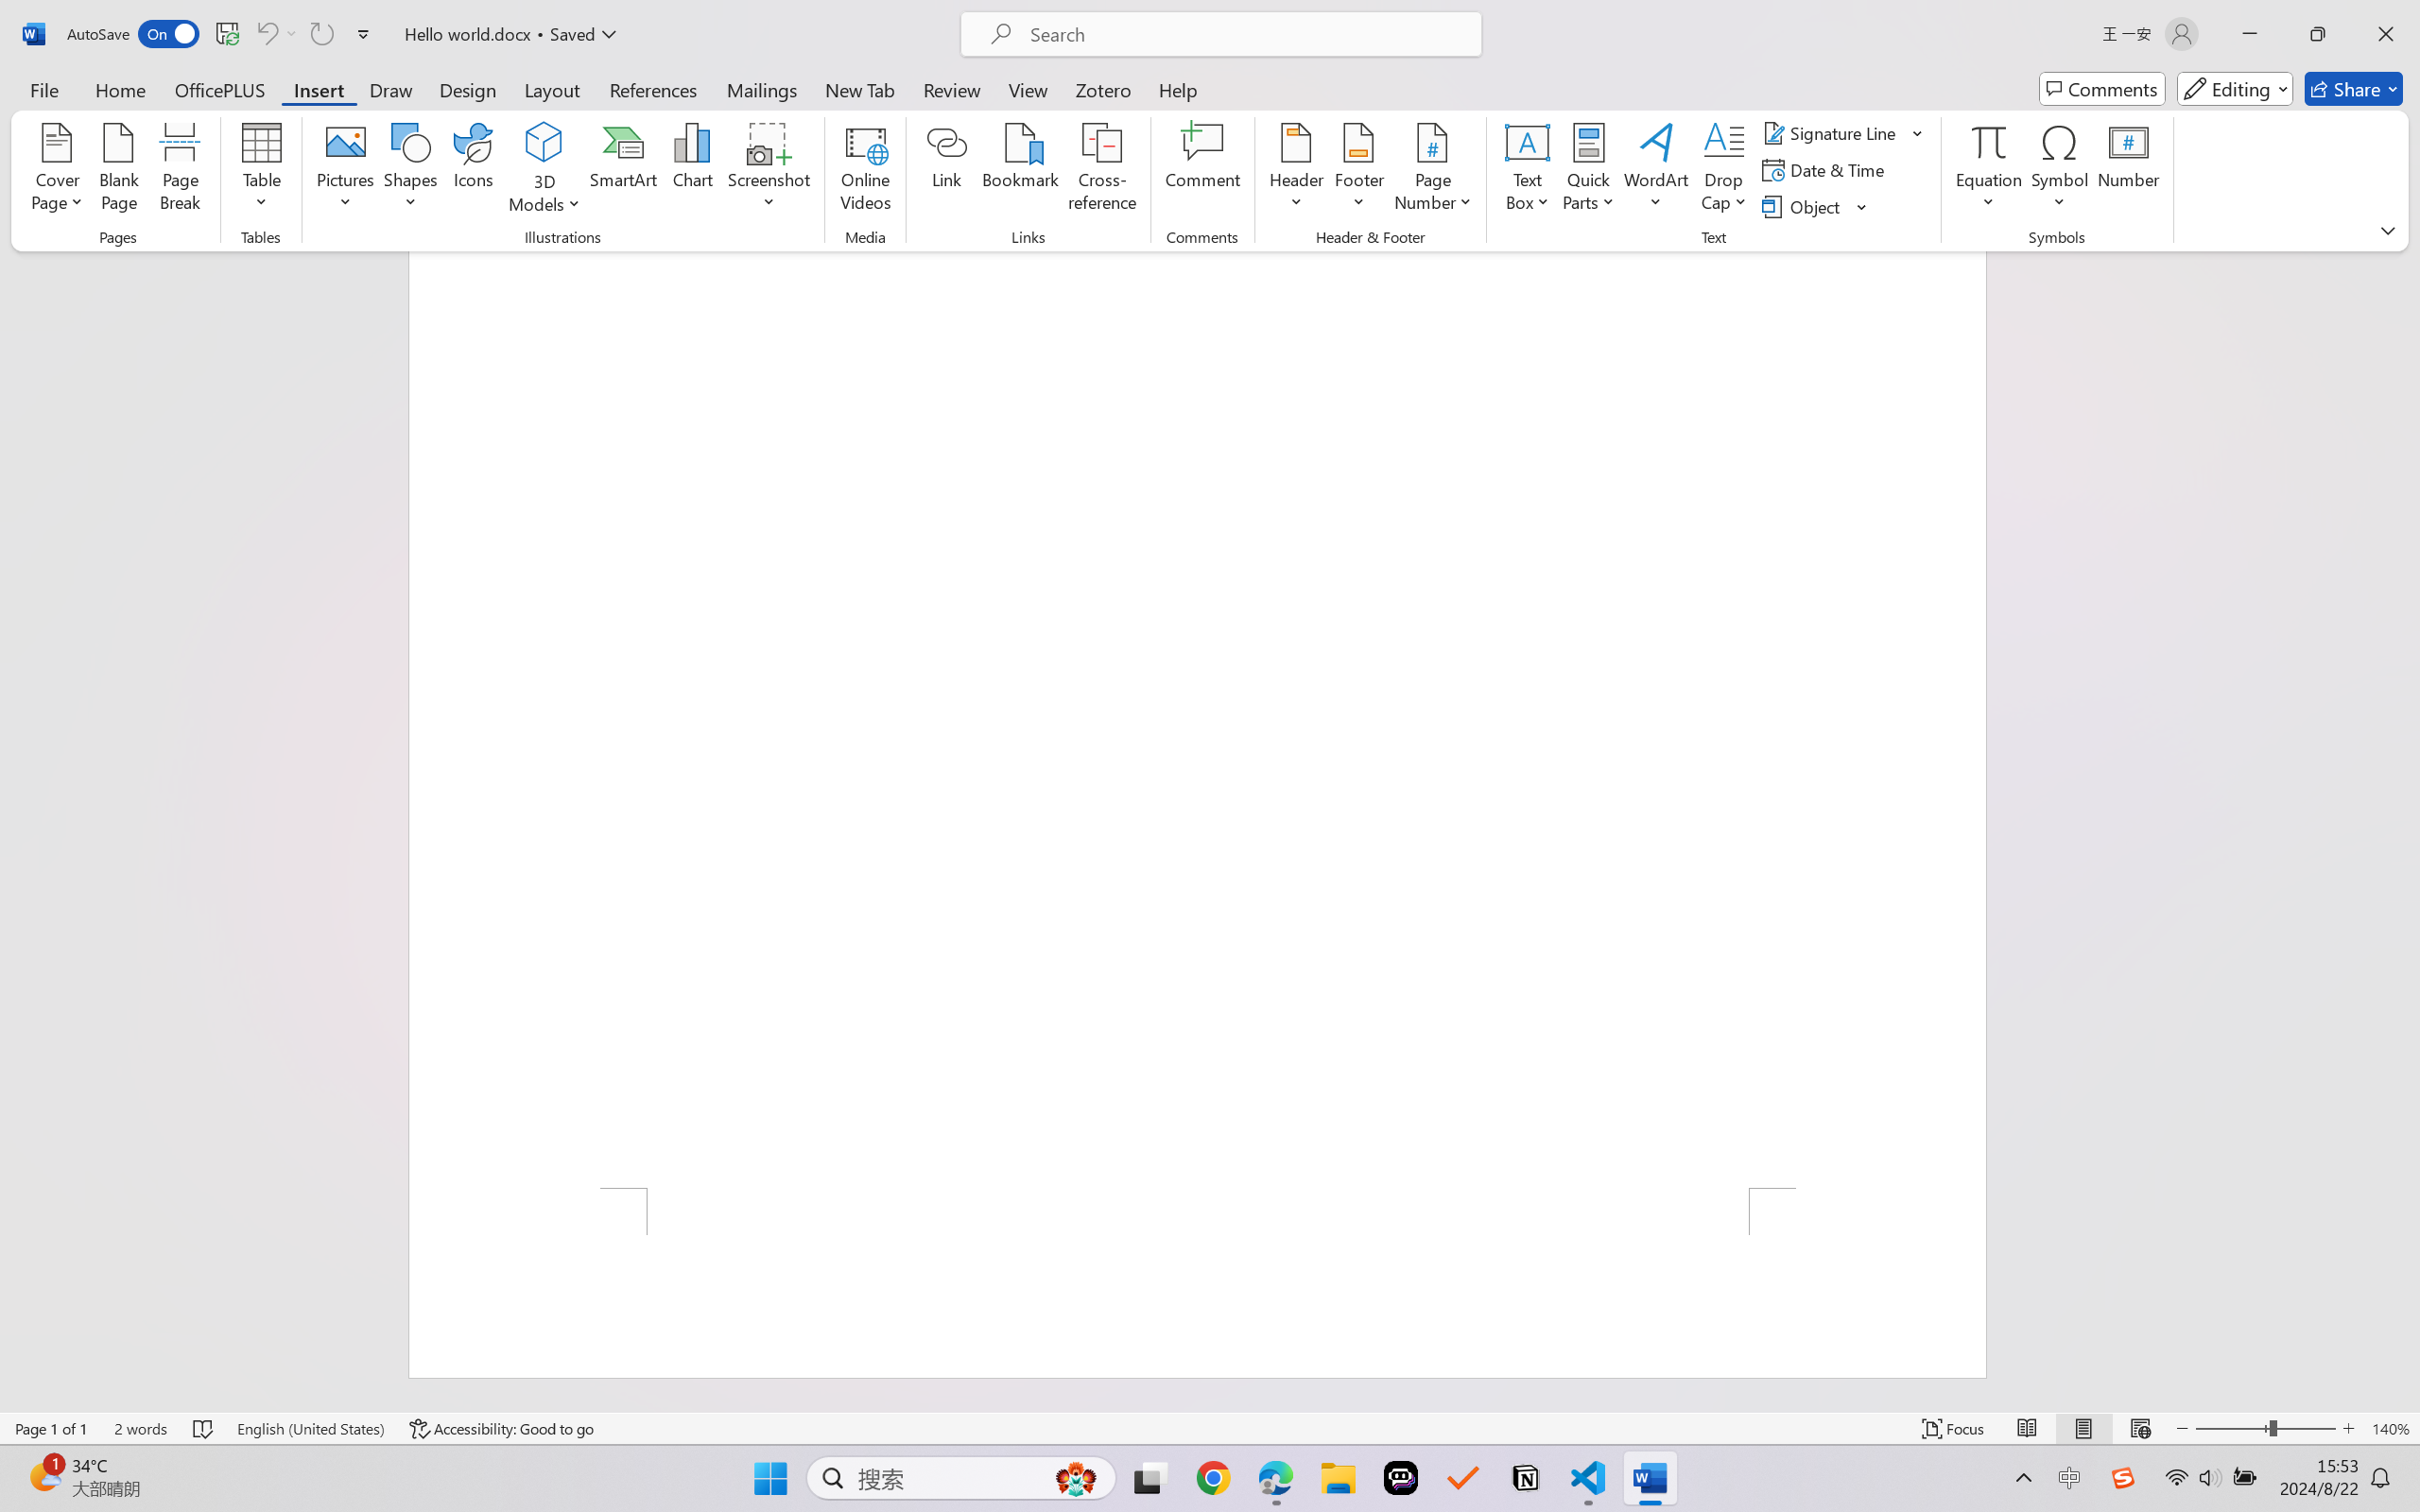  I want to click on 'Read Mode', so click(2027, 1428).